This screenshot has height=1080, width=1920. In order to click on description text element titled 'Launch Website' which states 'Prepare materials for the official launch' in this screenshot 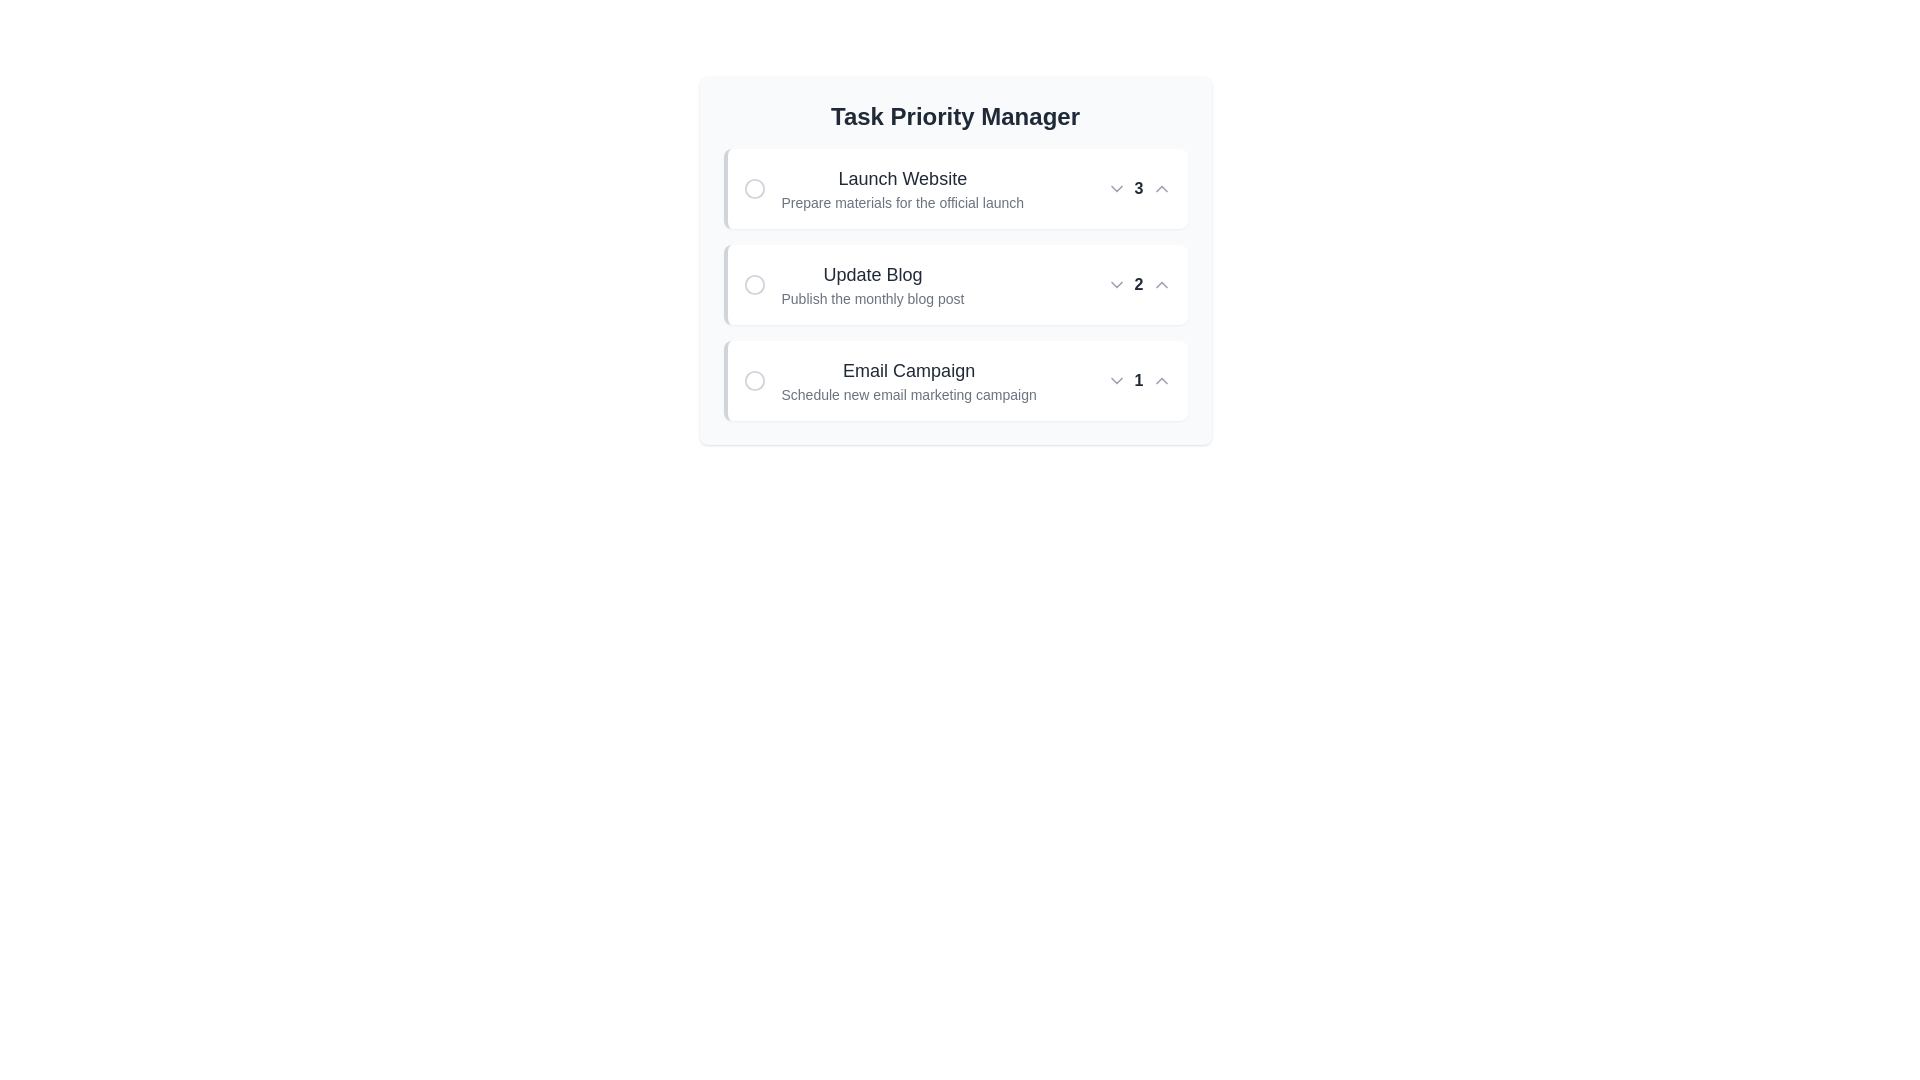, I will do `click(901, 189)`.